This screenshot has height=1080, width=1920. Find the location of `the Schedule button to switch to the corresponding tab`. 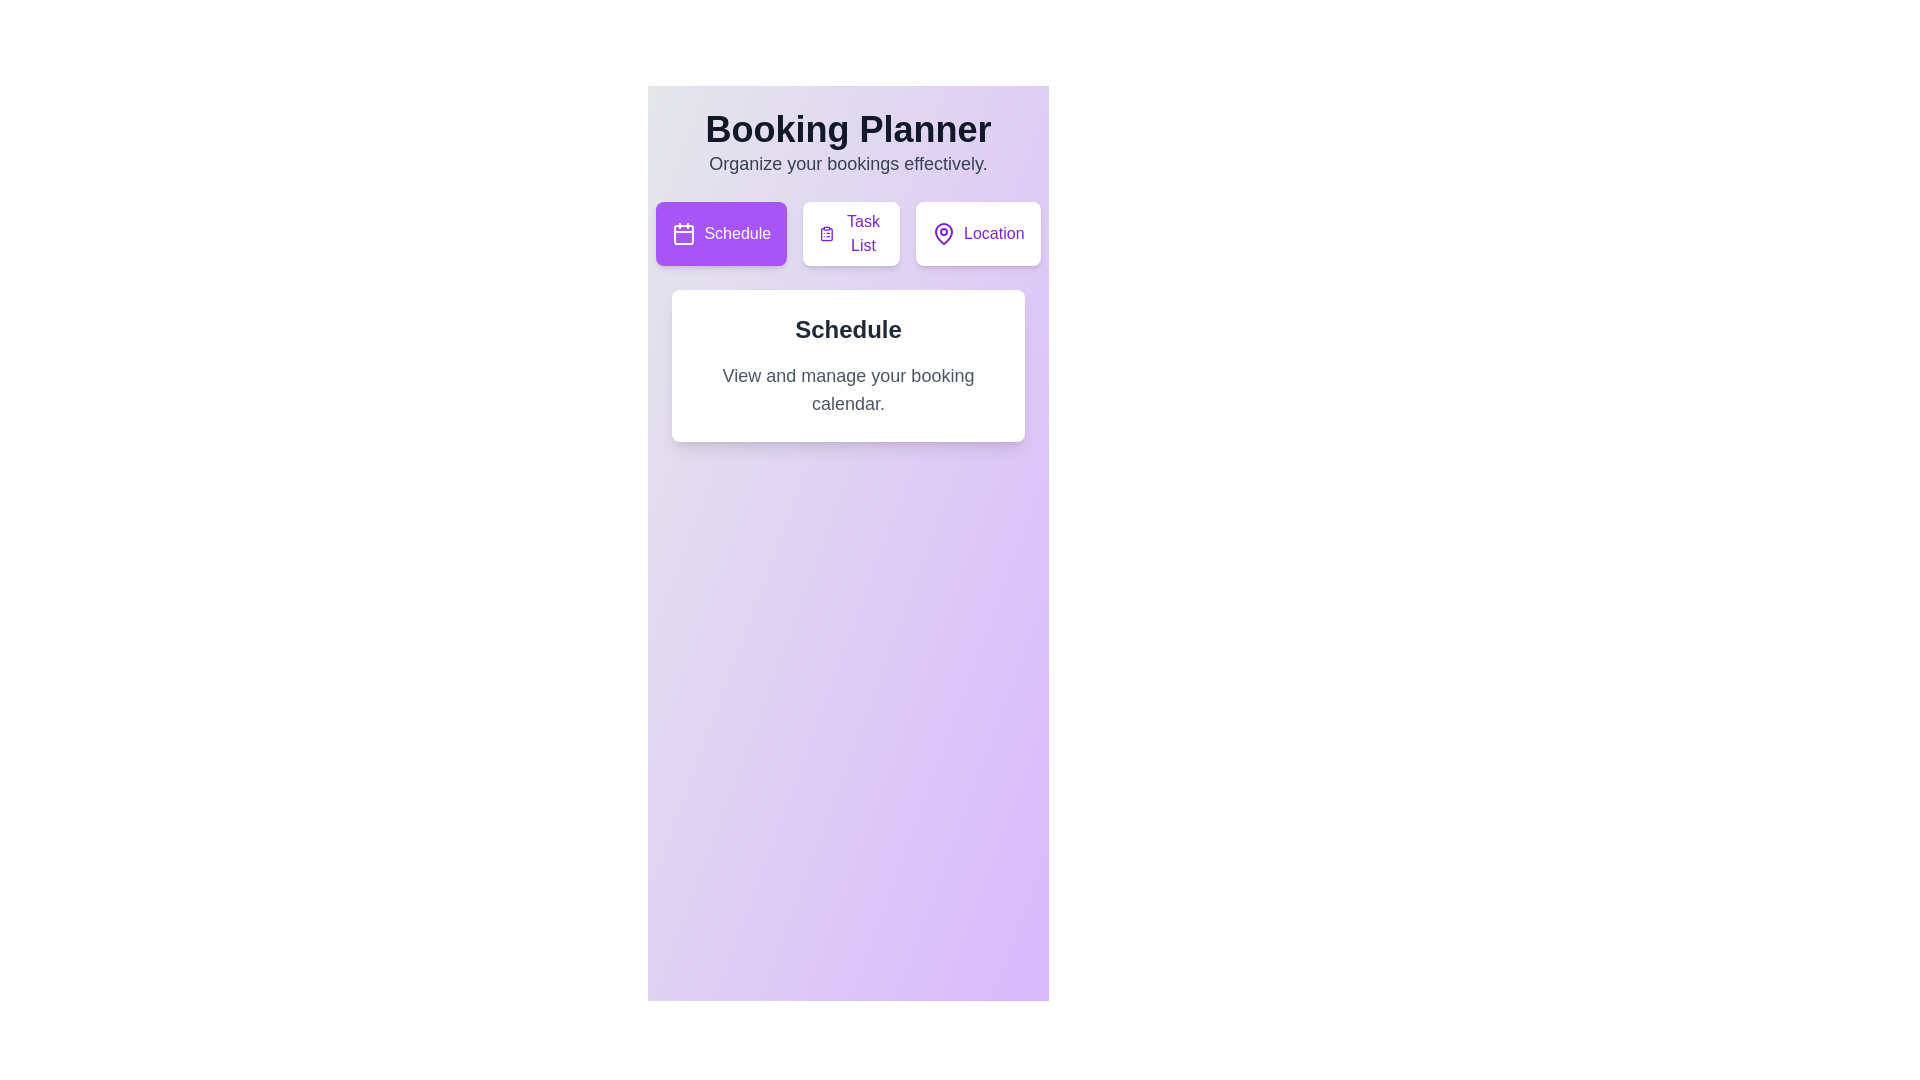

the Schedule button to switch to the corresponding tab is located at coordinates (720, 233).